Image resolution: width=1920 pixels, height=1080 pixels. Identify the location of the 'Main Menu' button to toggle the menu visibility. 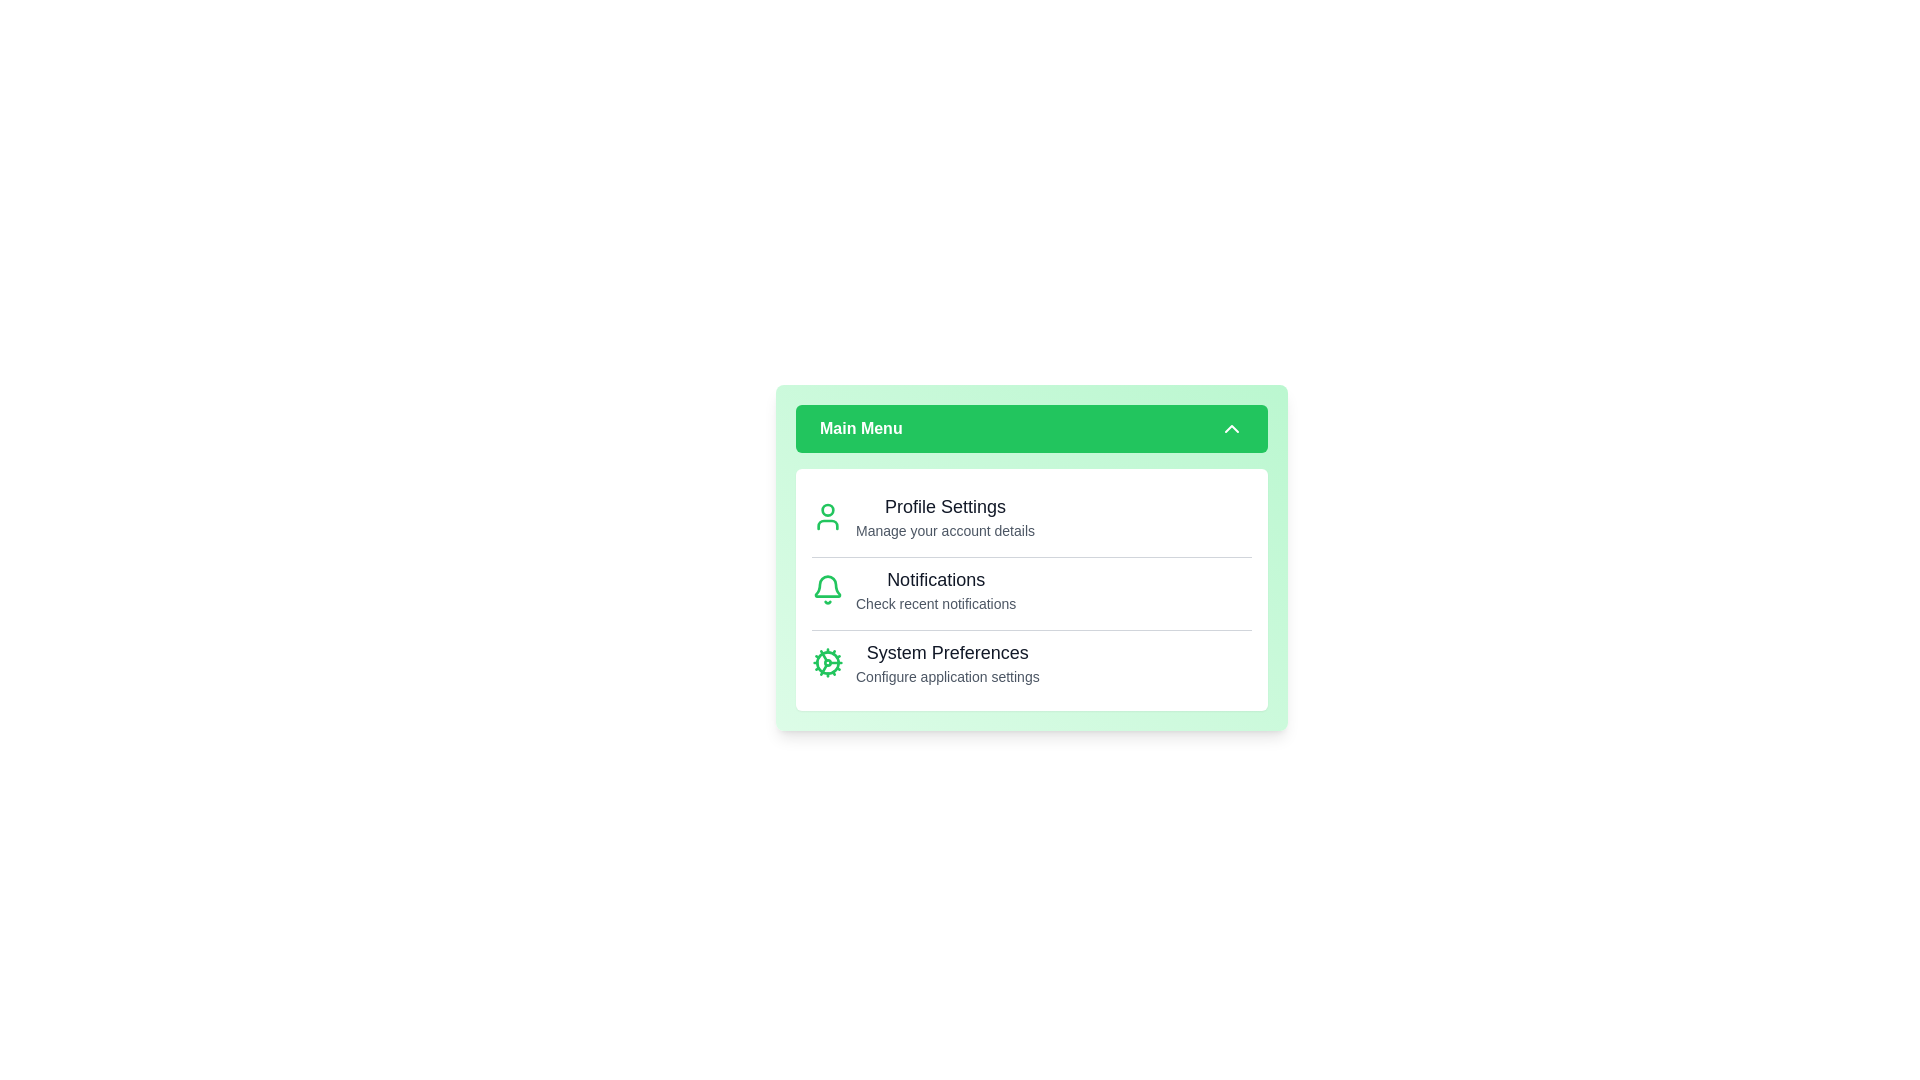
(1032, 427).